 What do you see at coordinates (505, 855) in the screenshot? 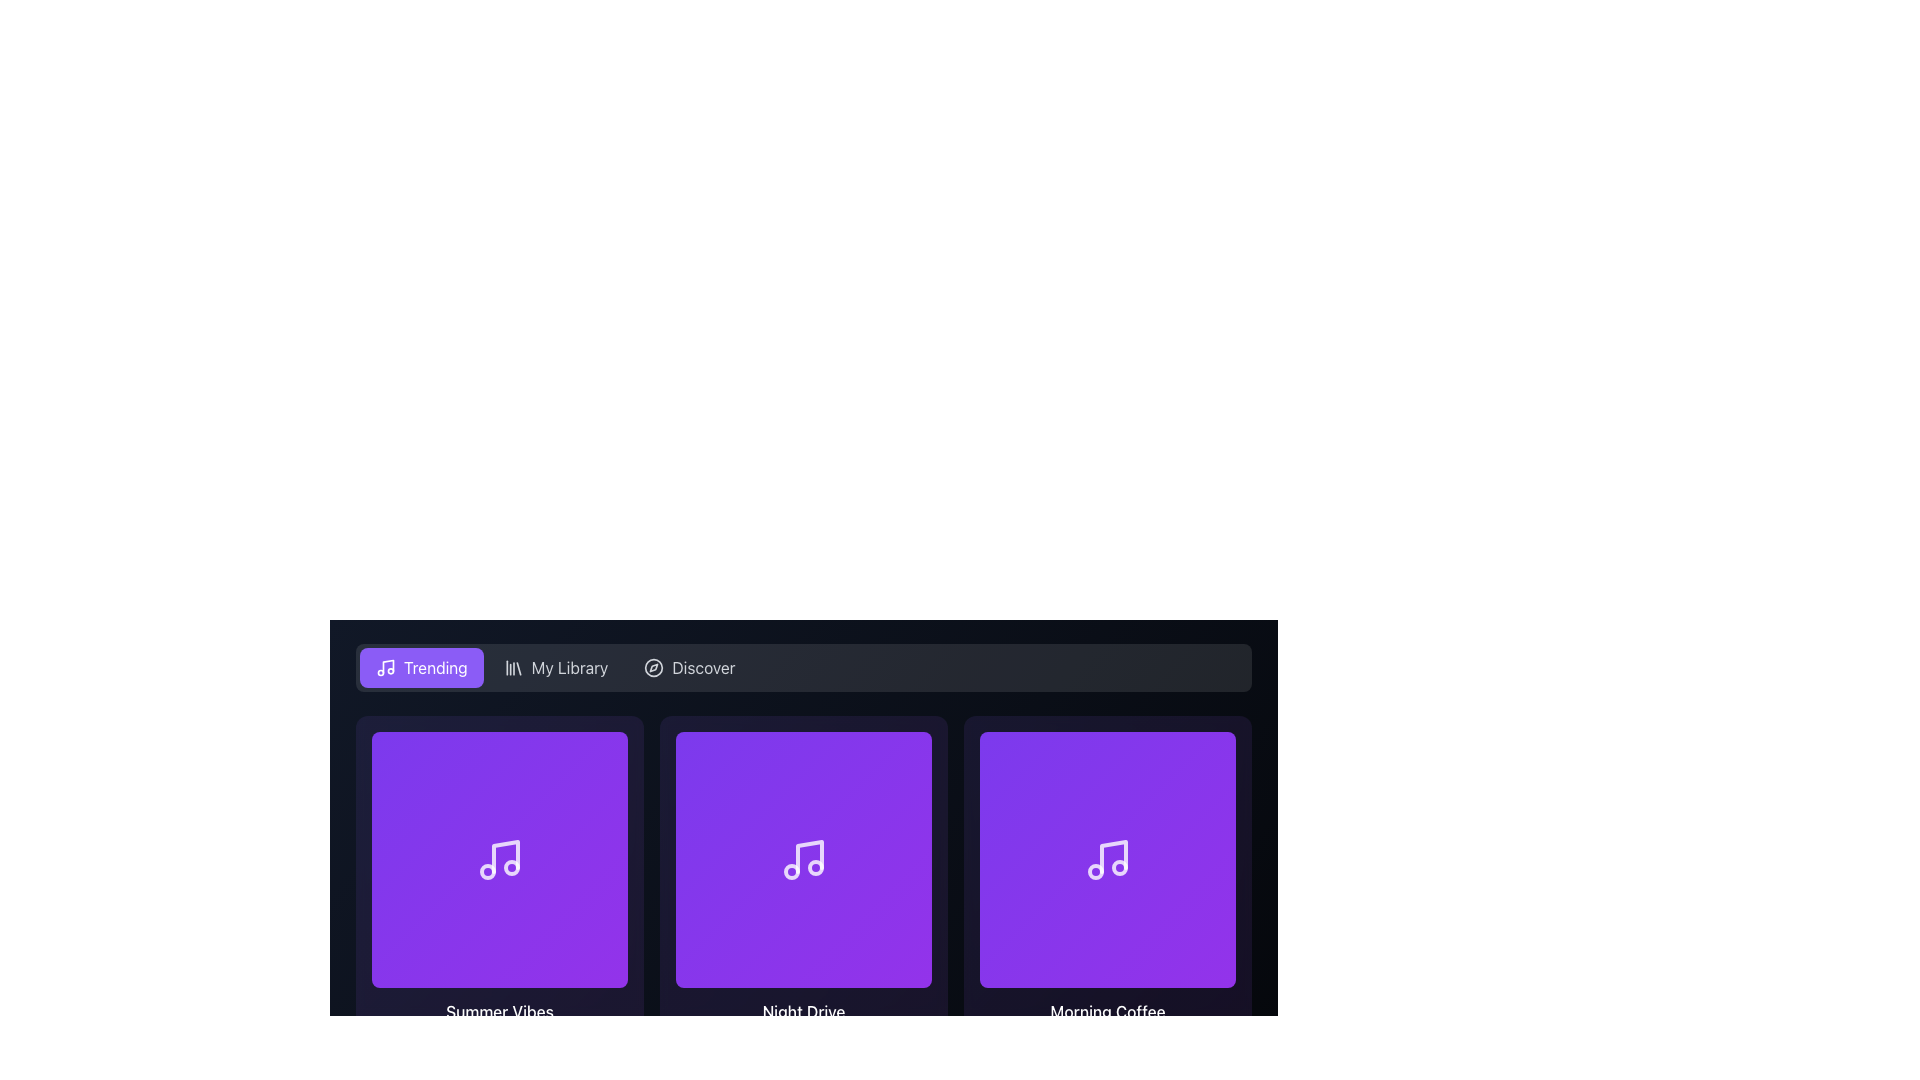
I see `the visual presence of the music note icon positioned in the center of the purple square card labeled 'Summer Vibes'` at bounding box center [505, 855].